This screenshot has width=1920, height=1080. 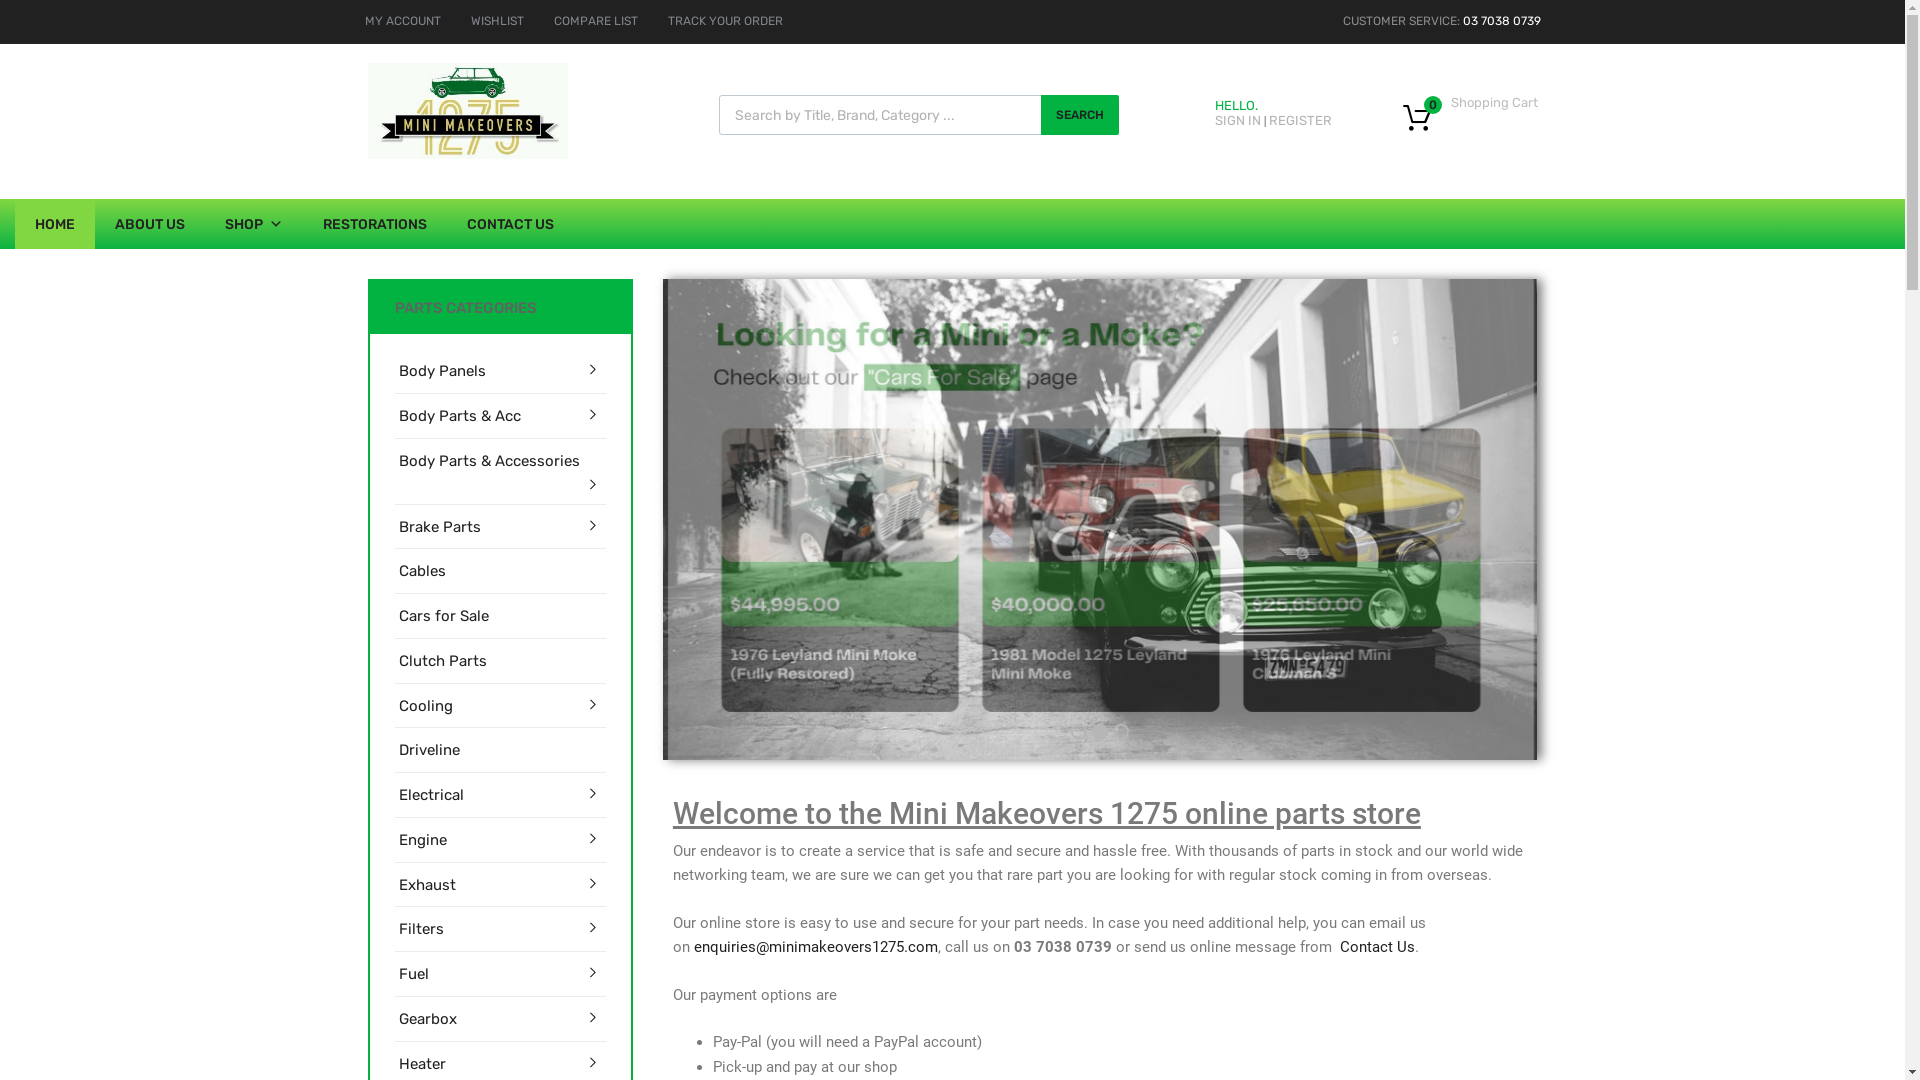 I want to click on 'COMPARE LIST', so click(x=594, y=20).